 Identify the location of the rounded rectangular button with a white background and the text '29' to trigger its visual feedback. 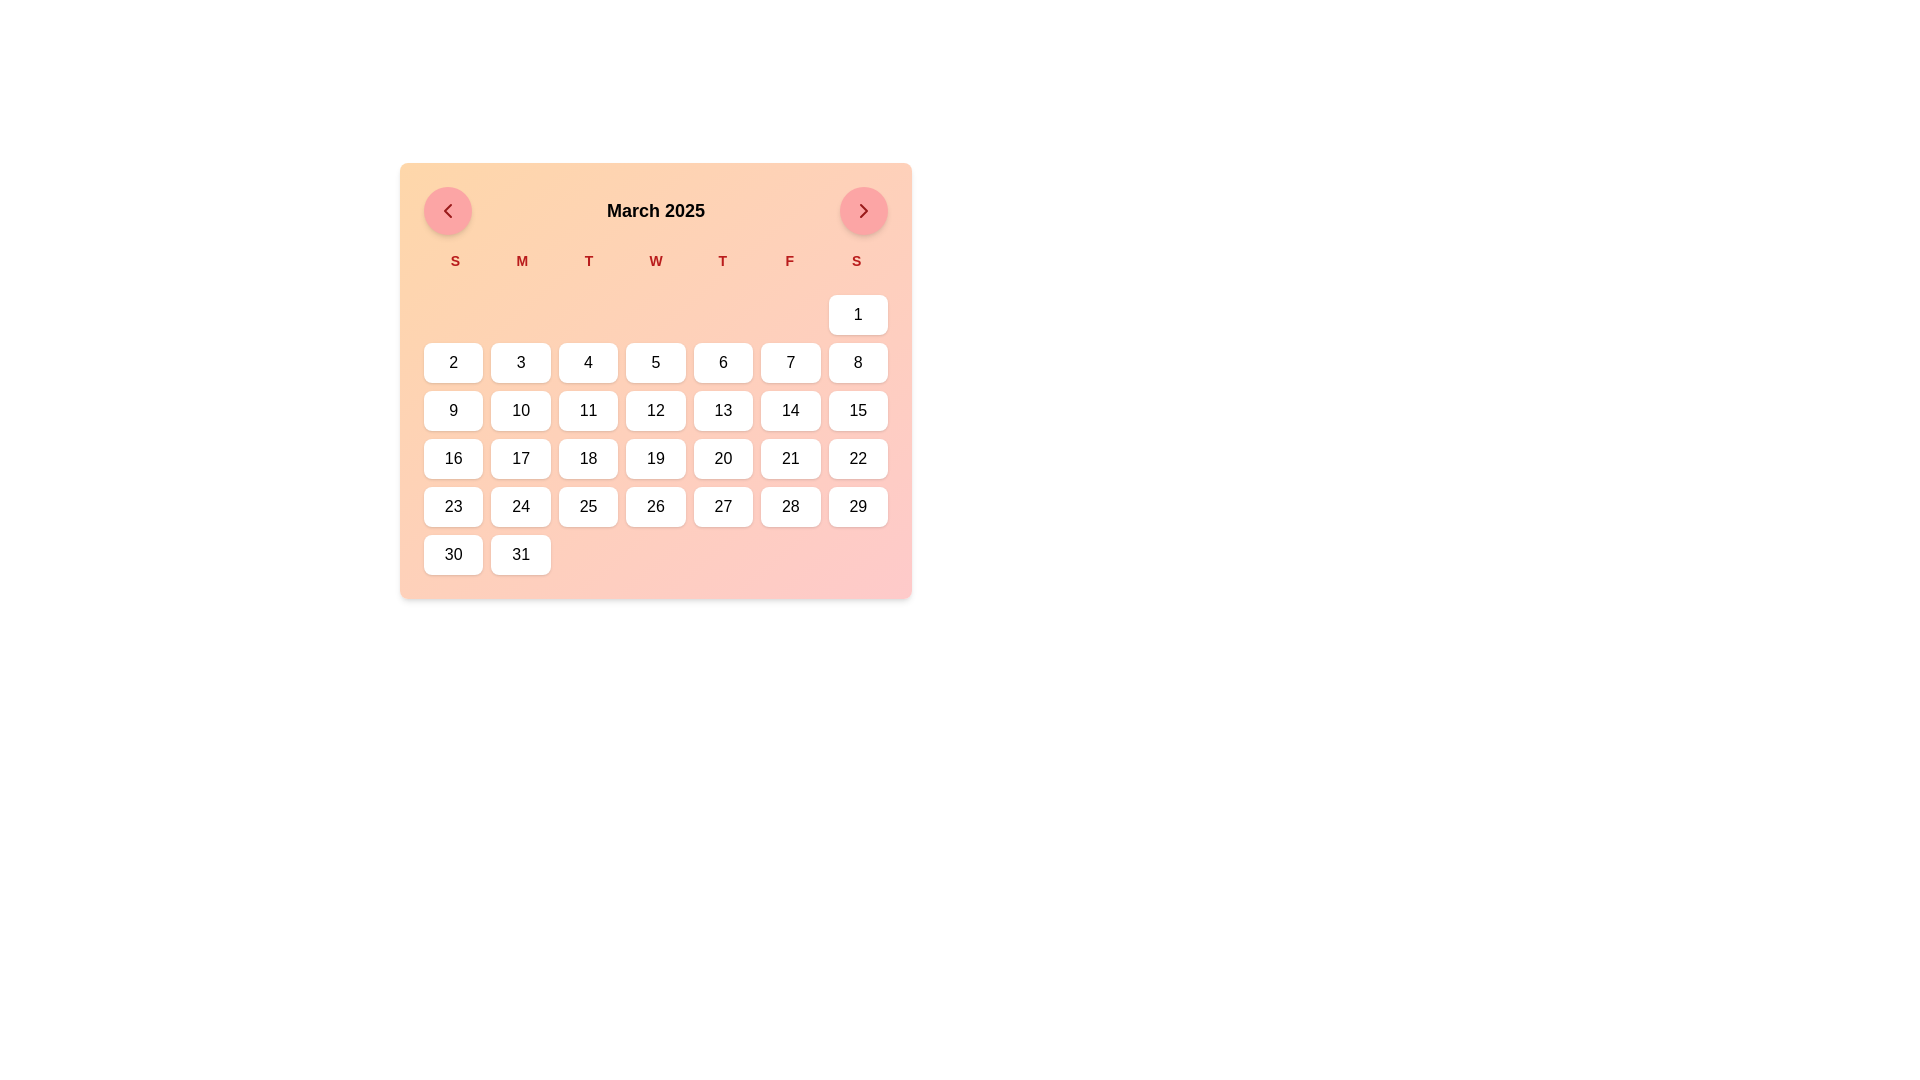
(858, 505).